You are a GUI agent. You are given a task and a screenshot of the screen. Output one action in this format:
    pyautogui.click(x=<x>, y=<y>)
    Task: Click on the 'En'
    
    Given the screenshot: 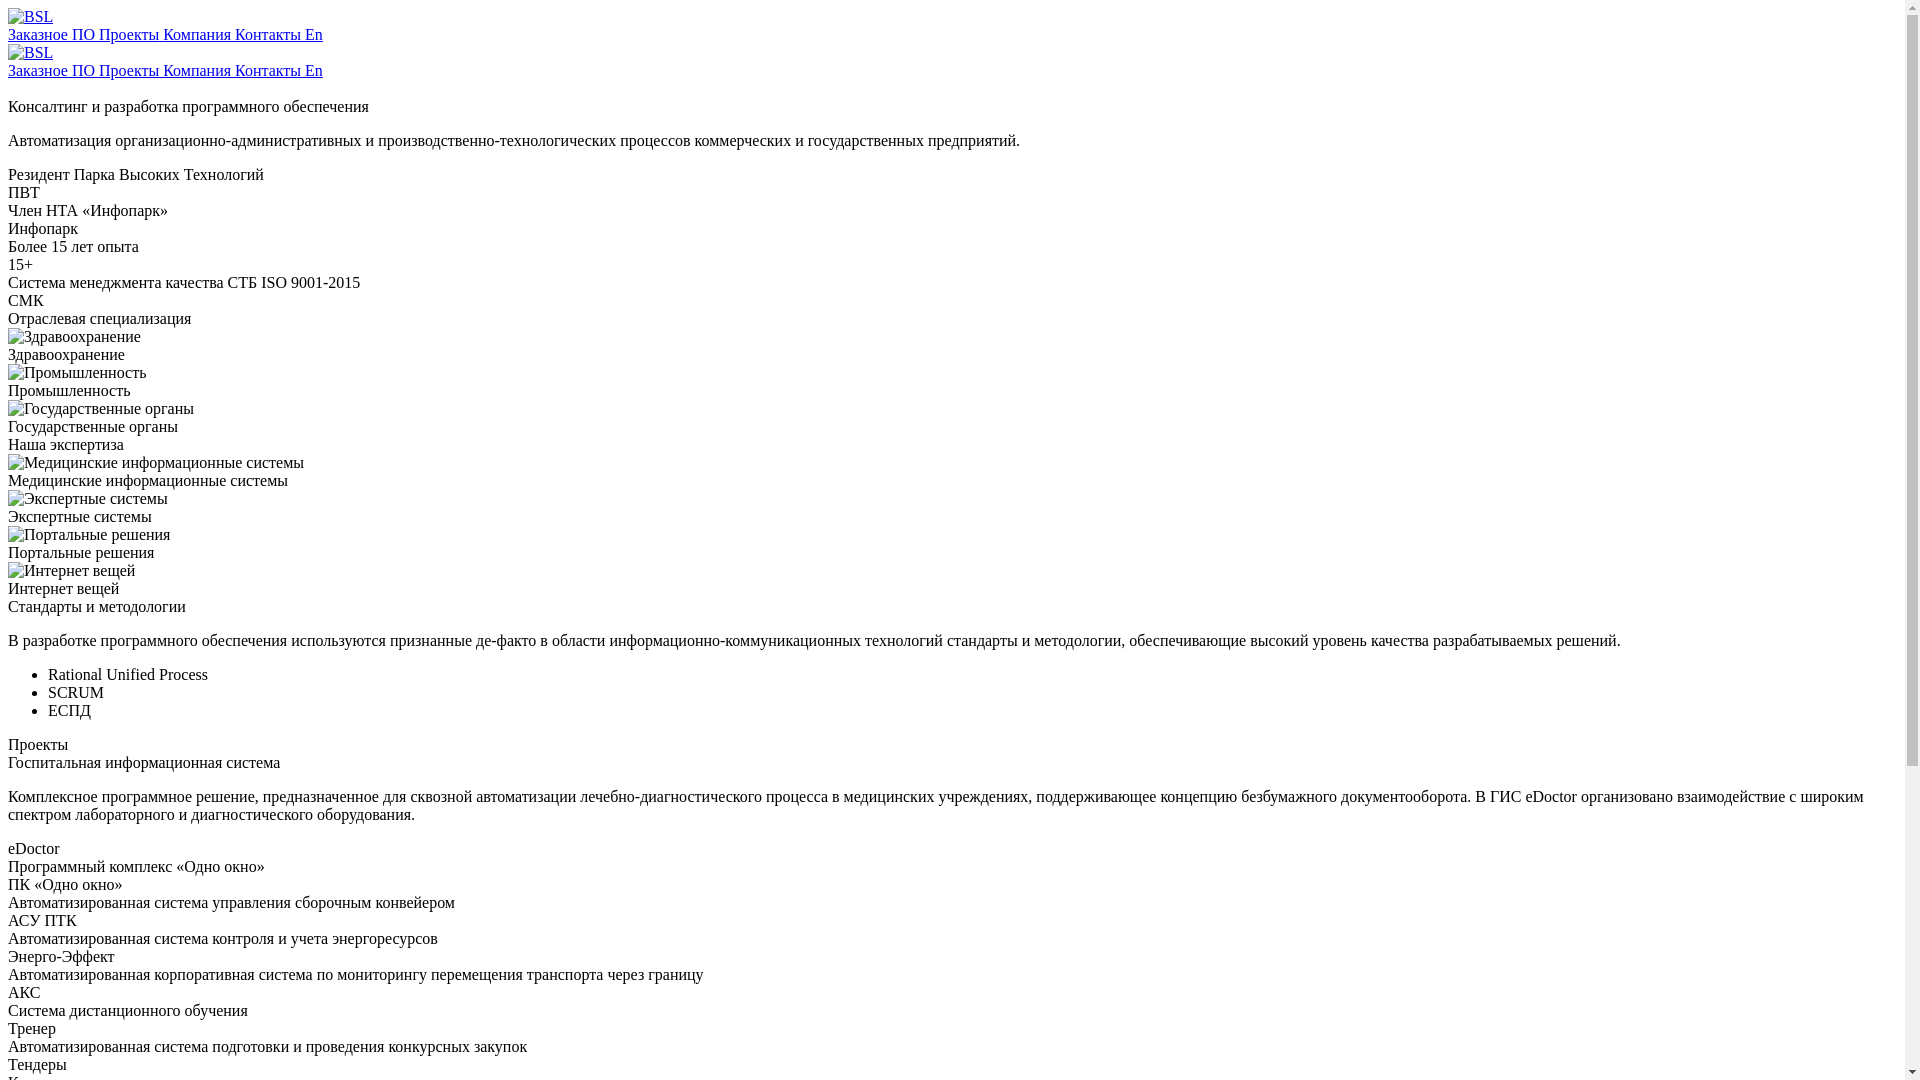 What is the action you would take?
    pyautogui.click(x=304, y=69)
    